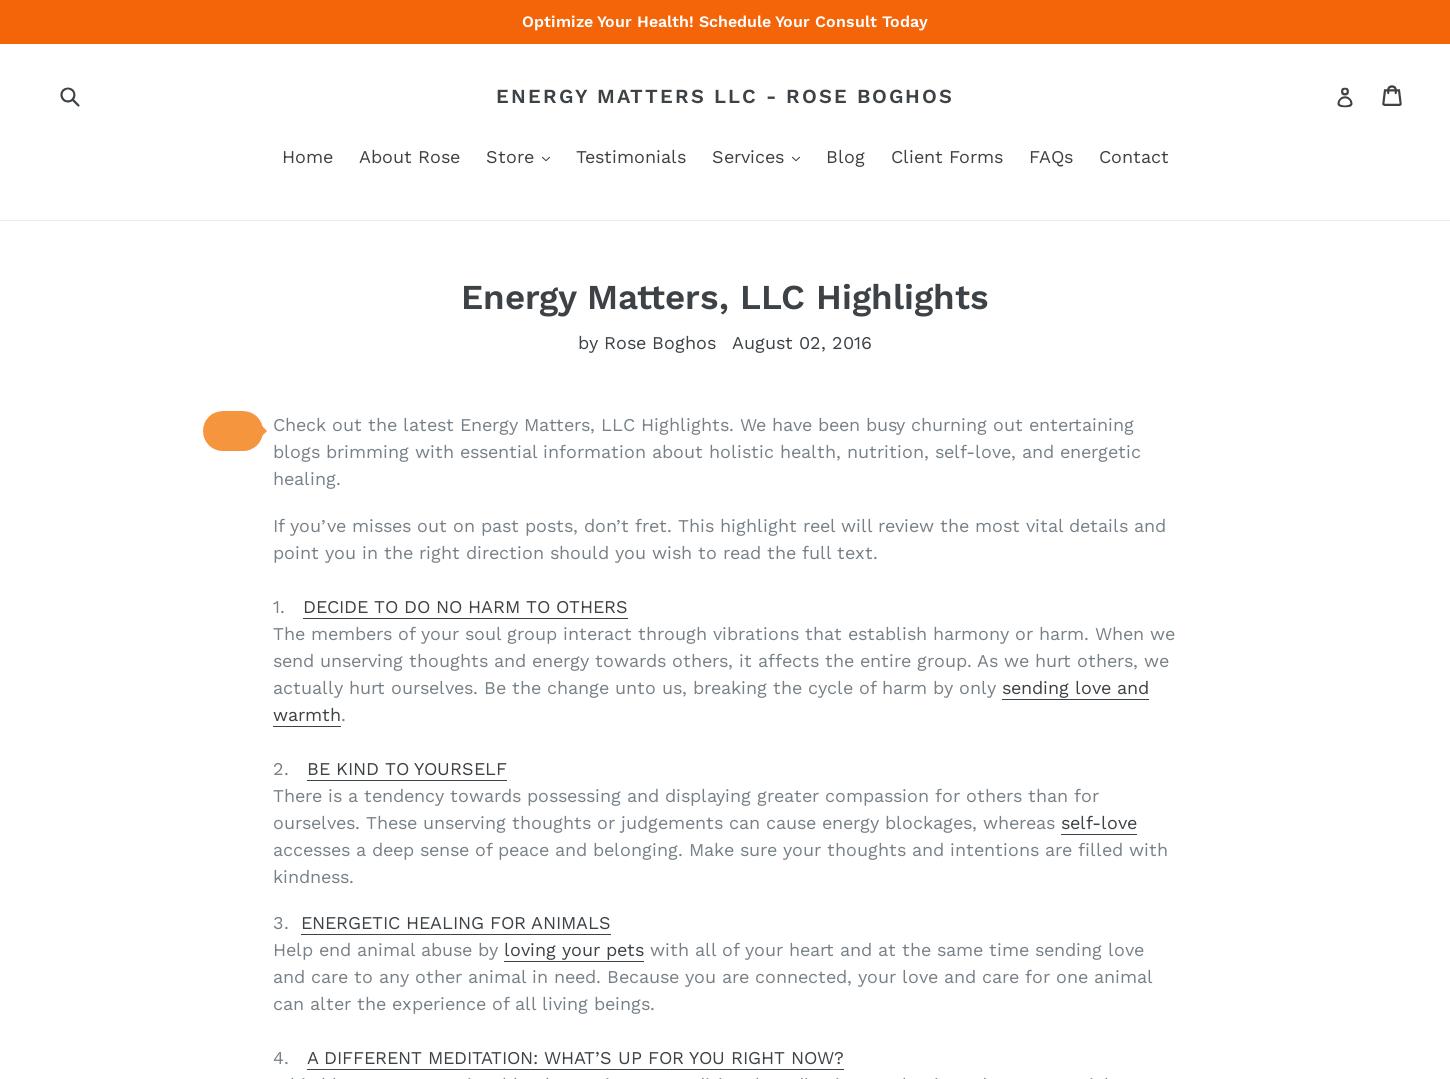 This screenshot has height=1079, width=1450. Describe the element at coordinates (511, 155) in the screenshot. I see `'Store'` at that location.